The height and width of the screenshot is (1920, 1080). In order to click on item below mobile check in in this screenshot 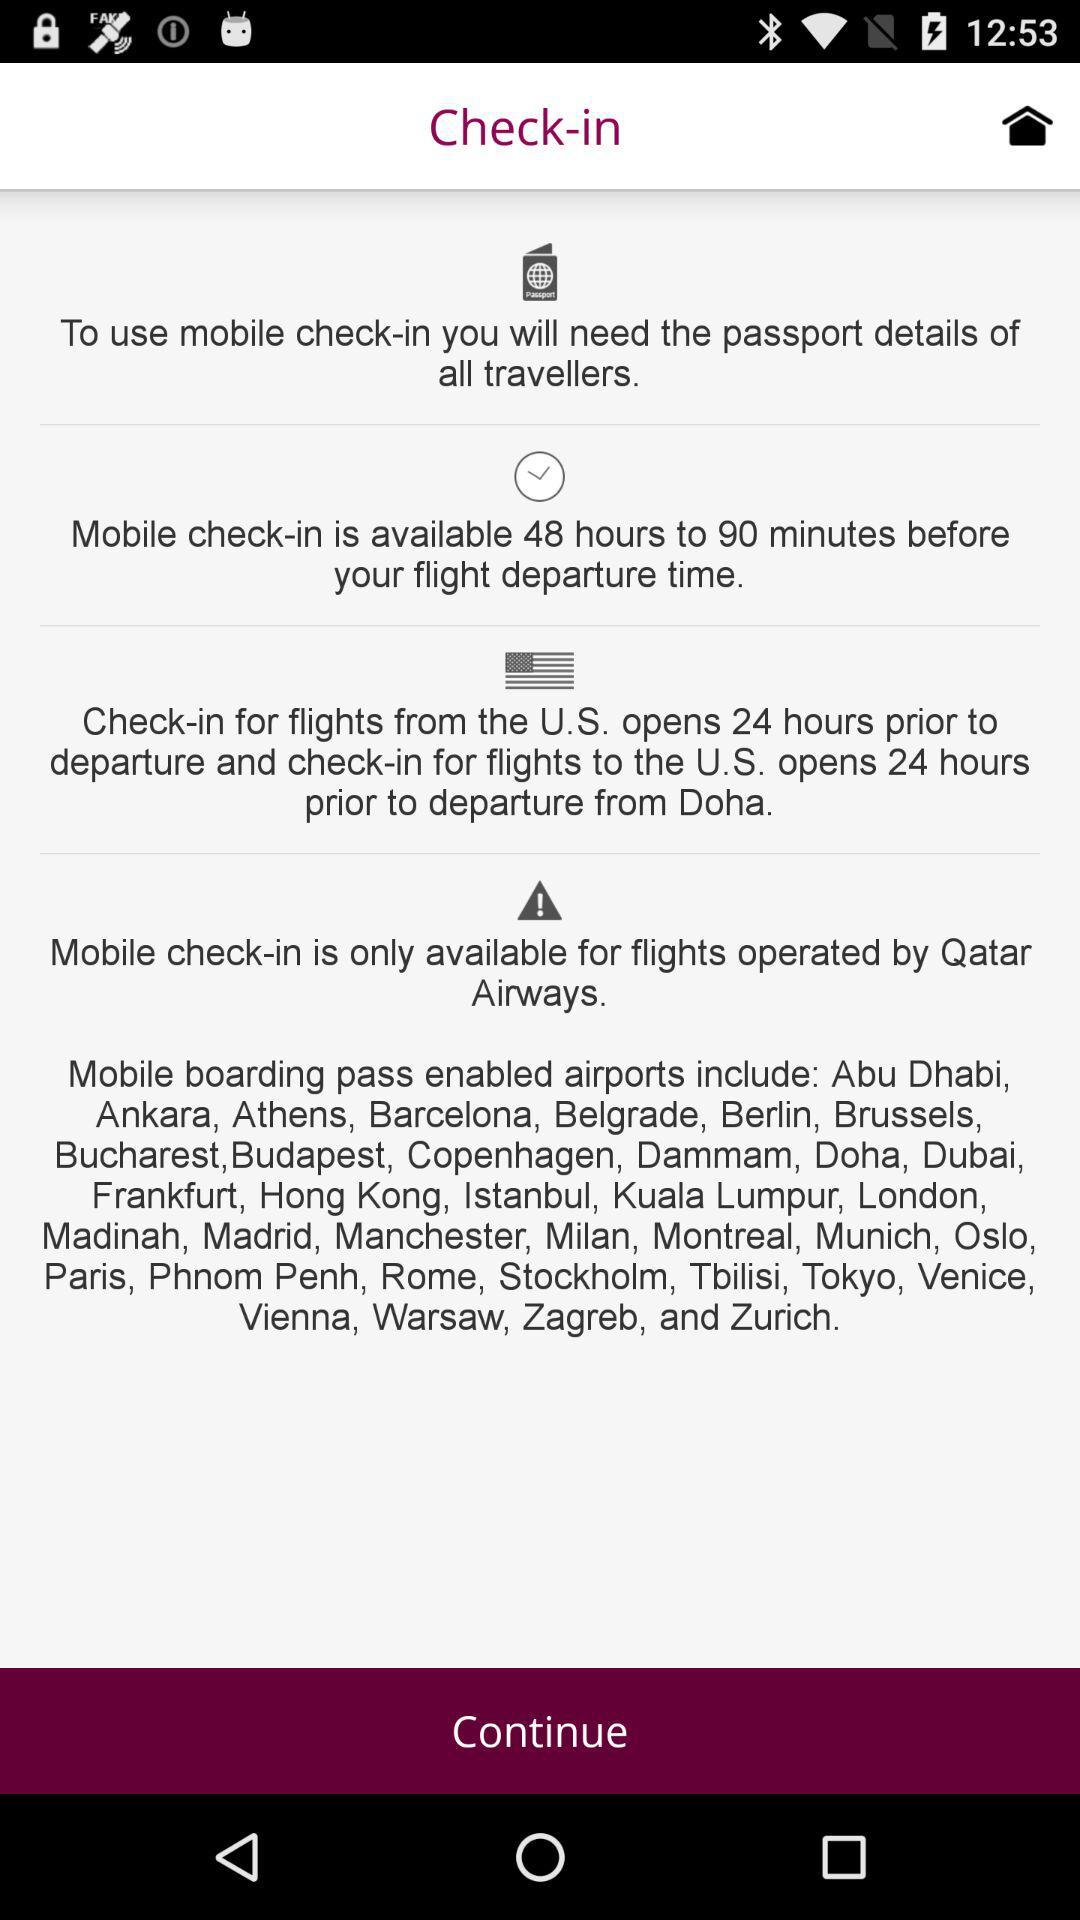, I will do `click(540, 1730)`.